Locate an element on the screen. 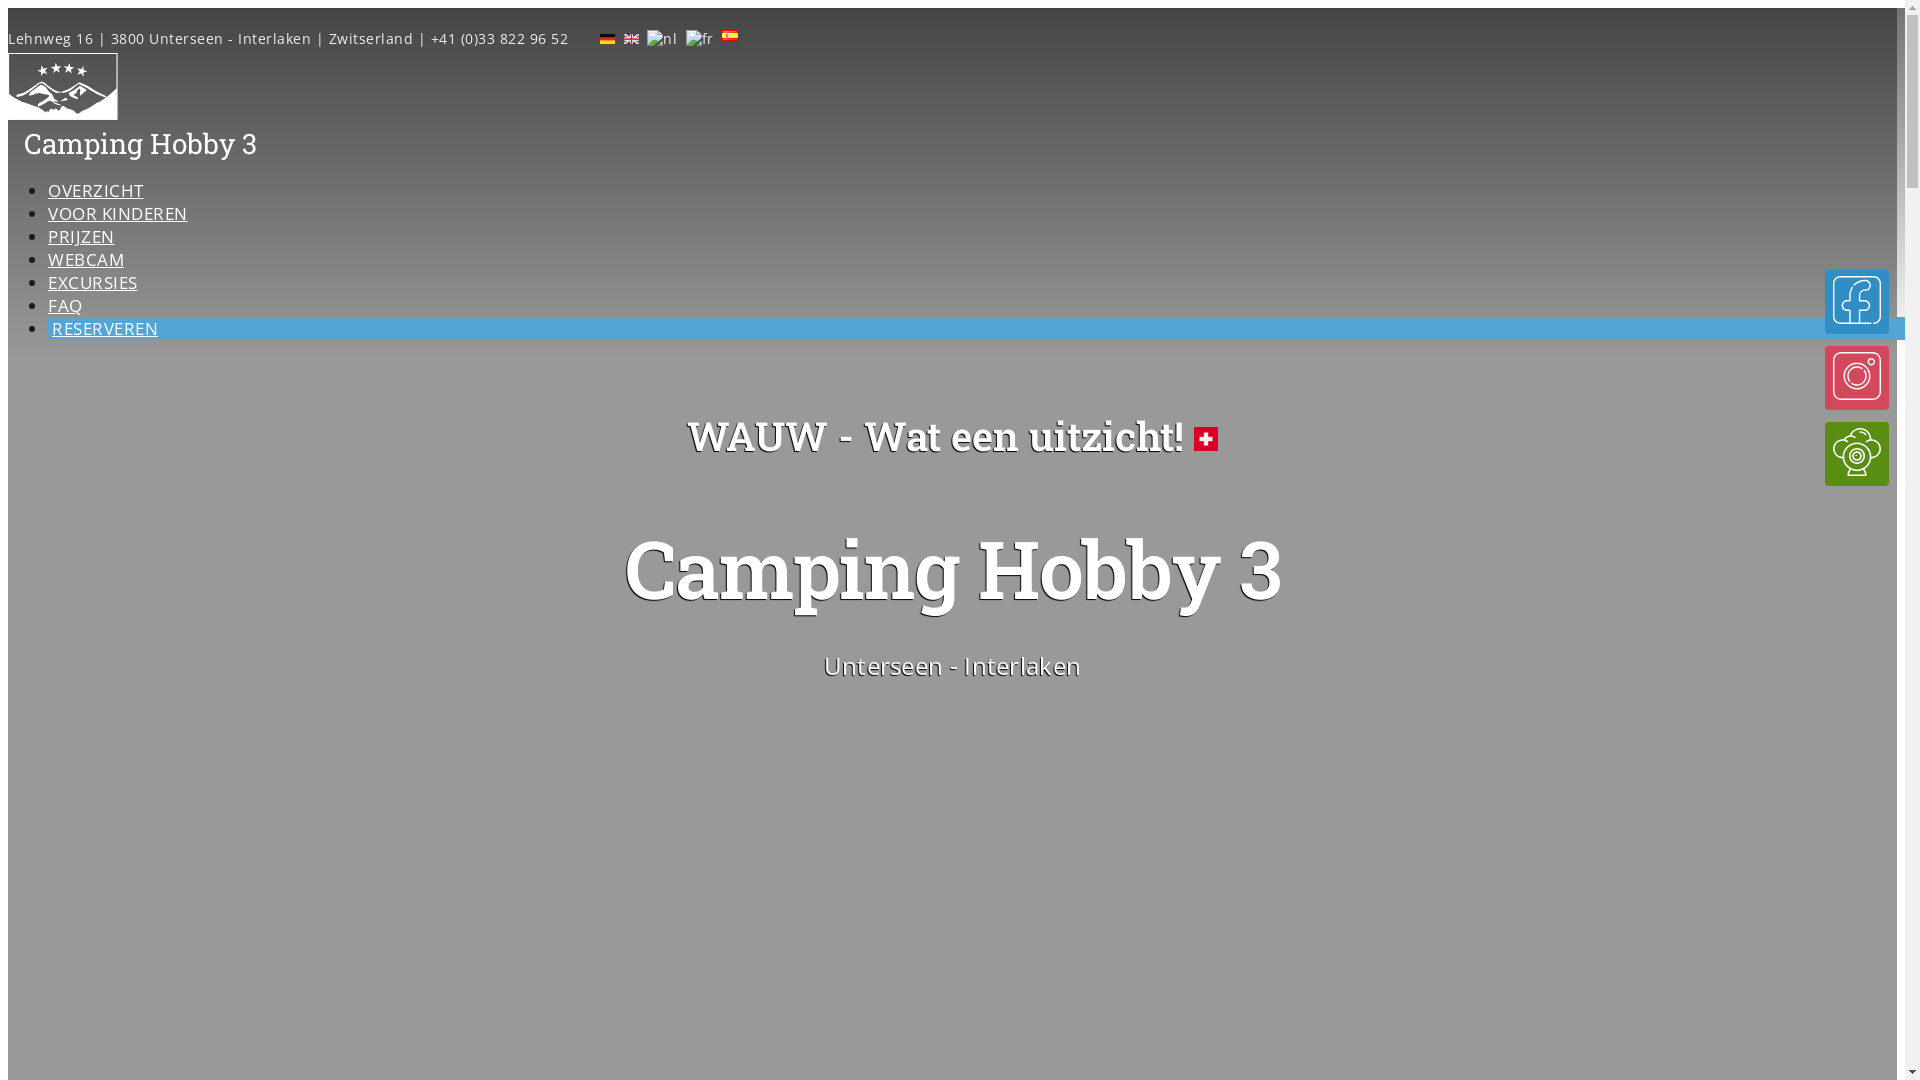  'Volg ons op Instagram' is located at coordinates (575, 38).